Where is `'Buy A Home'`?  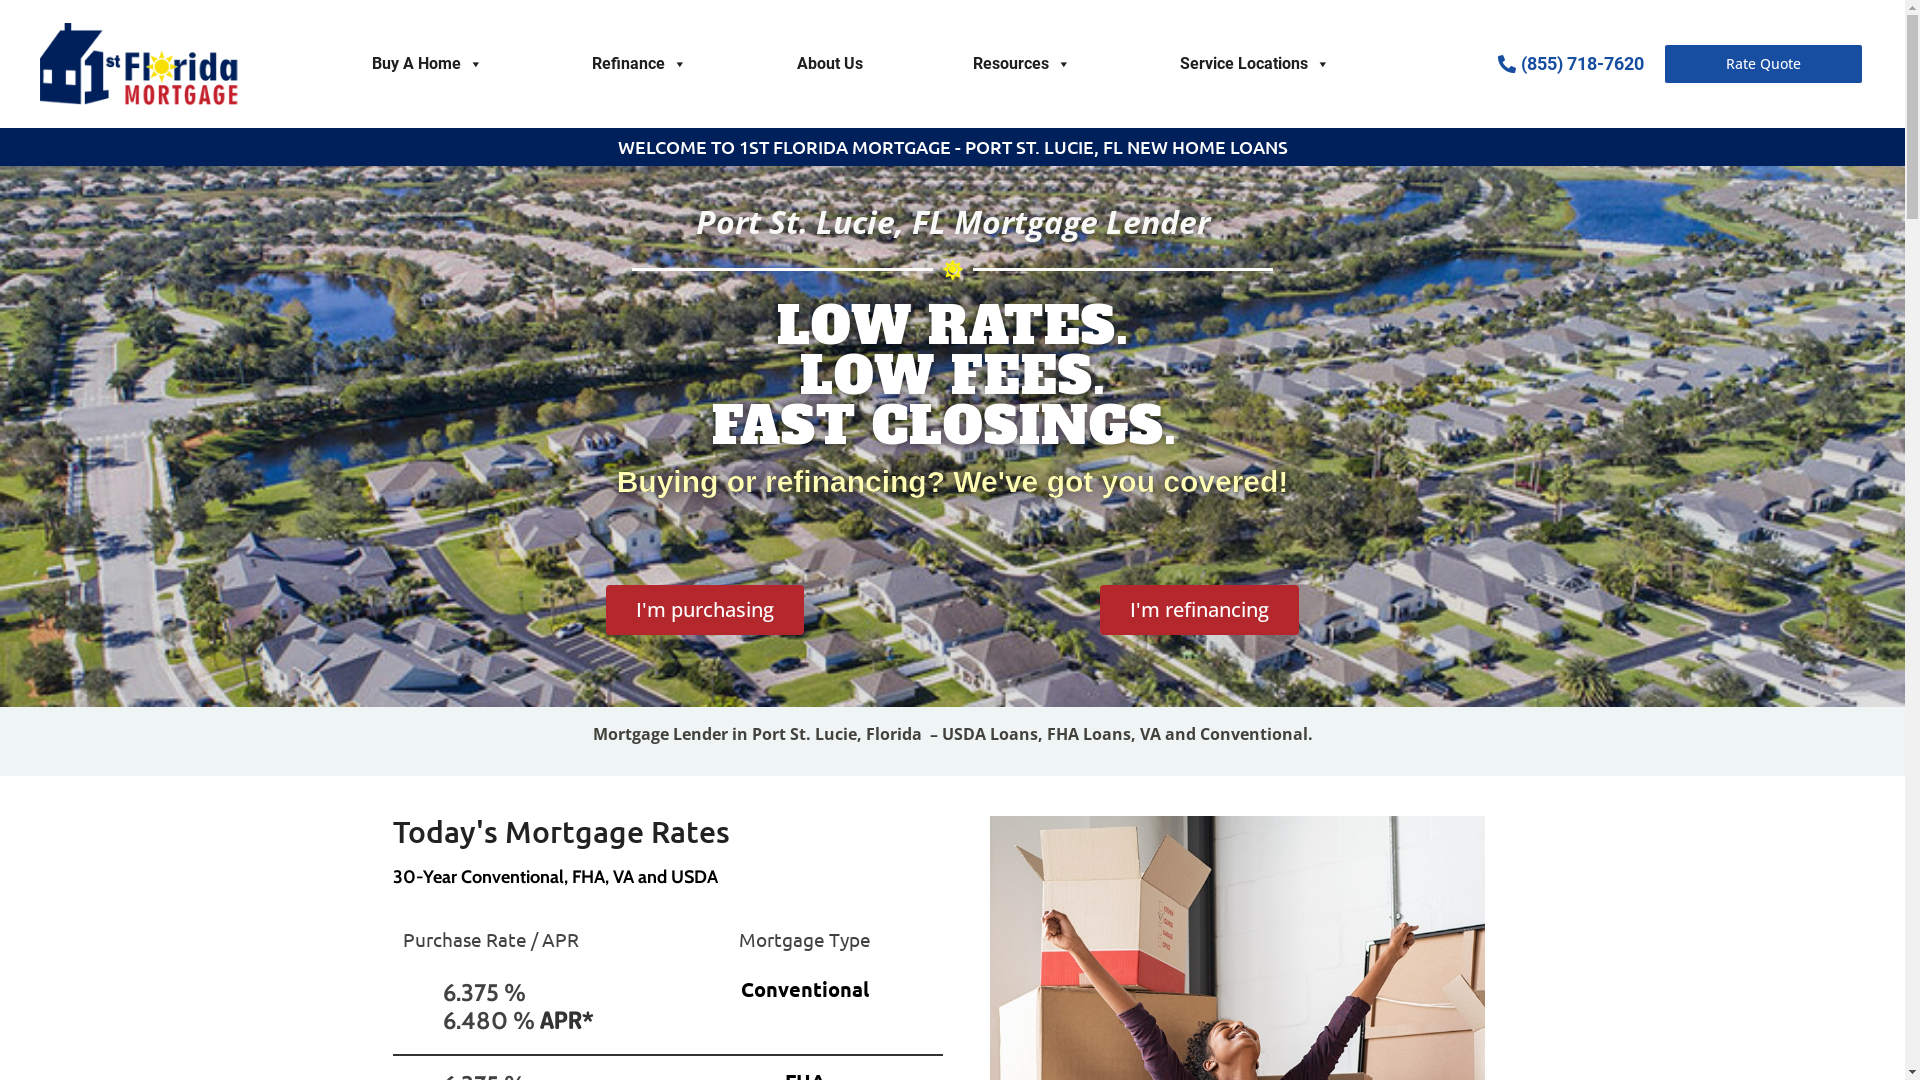 'Buy A Home' is located at coordinates (426, 63).